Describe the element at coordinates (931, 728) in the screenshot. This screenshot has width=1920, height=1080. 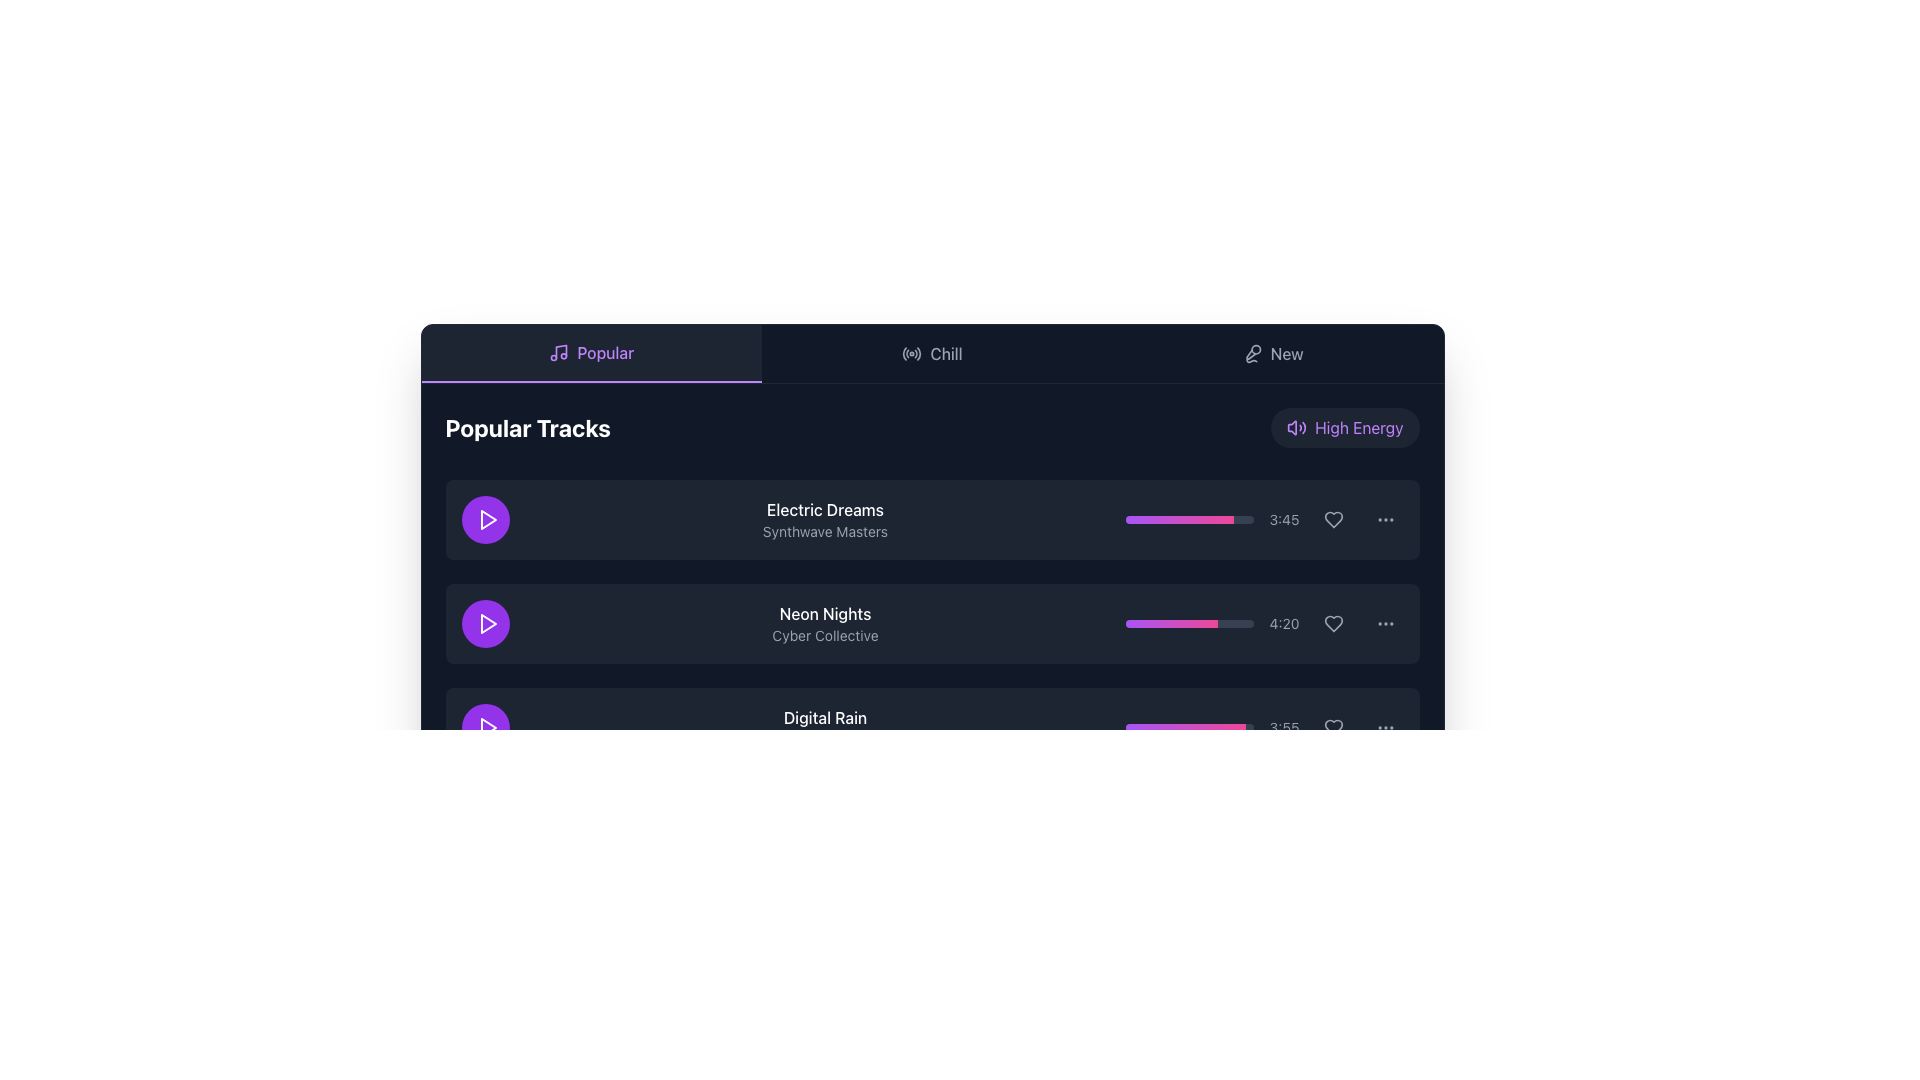
I see `the duration of the third music track in the 'Popular Tracks' section` at that location.